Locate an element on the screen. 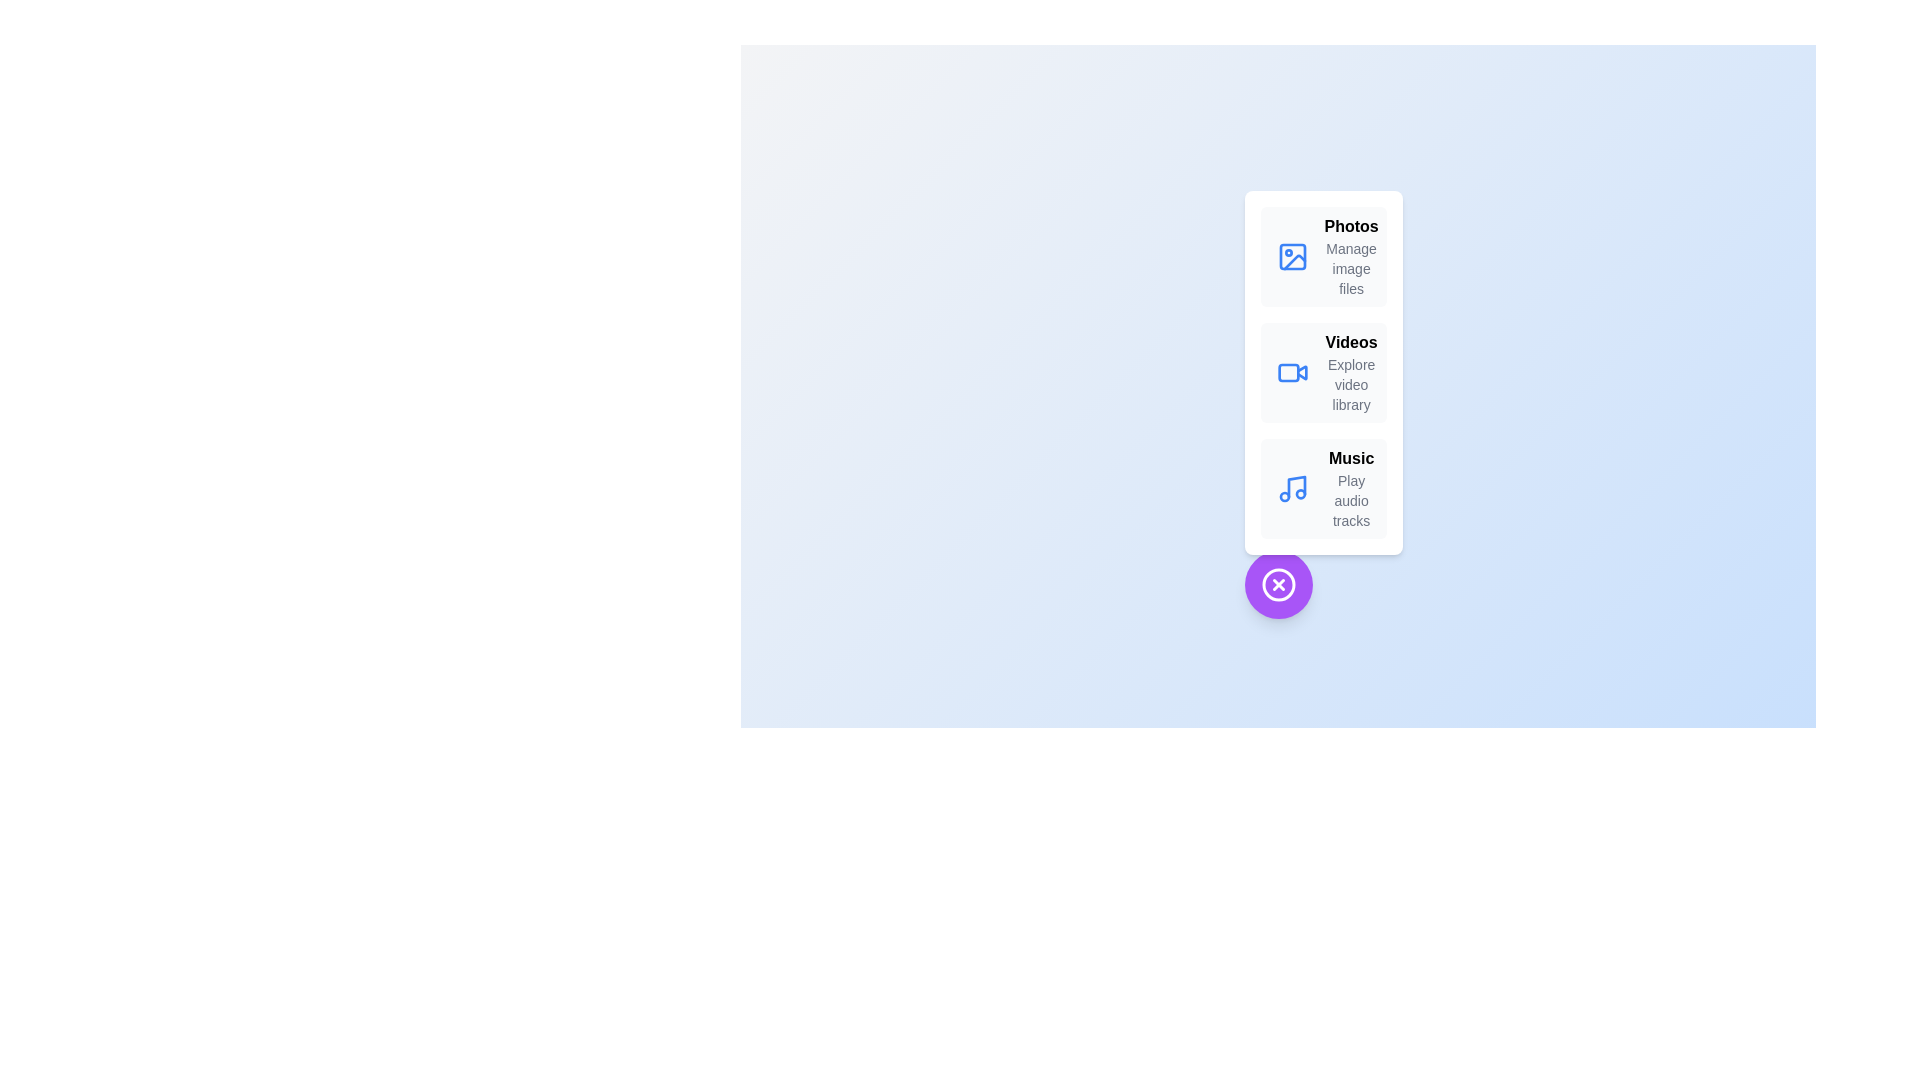 The width and height of the screenshot is (1920, 1080). the 'Videos' option in the menu is located at coordinates (1323, 373).